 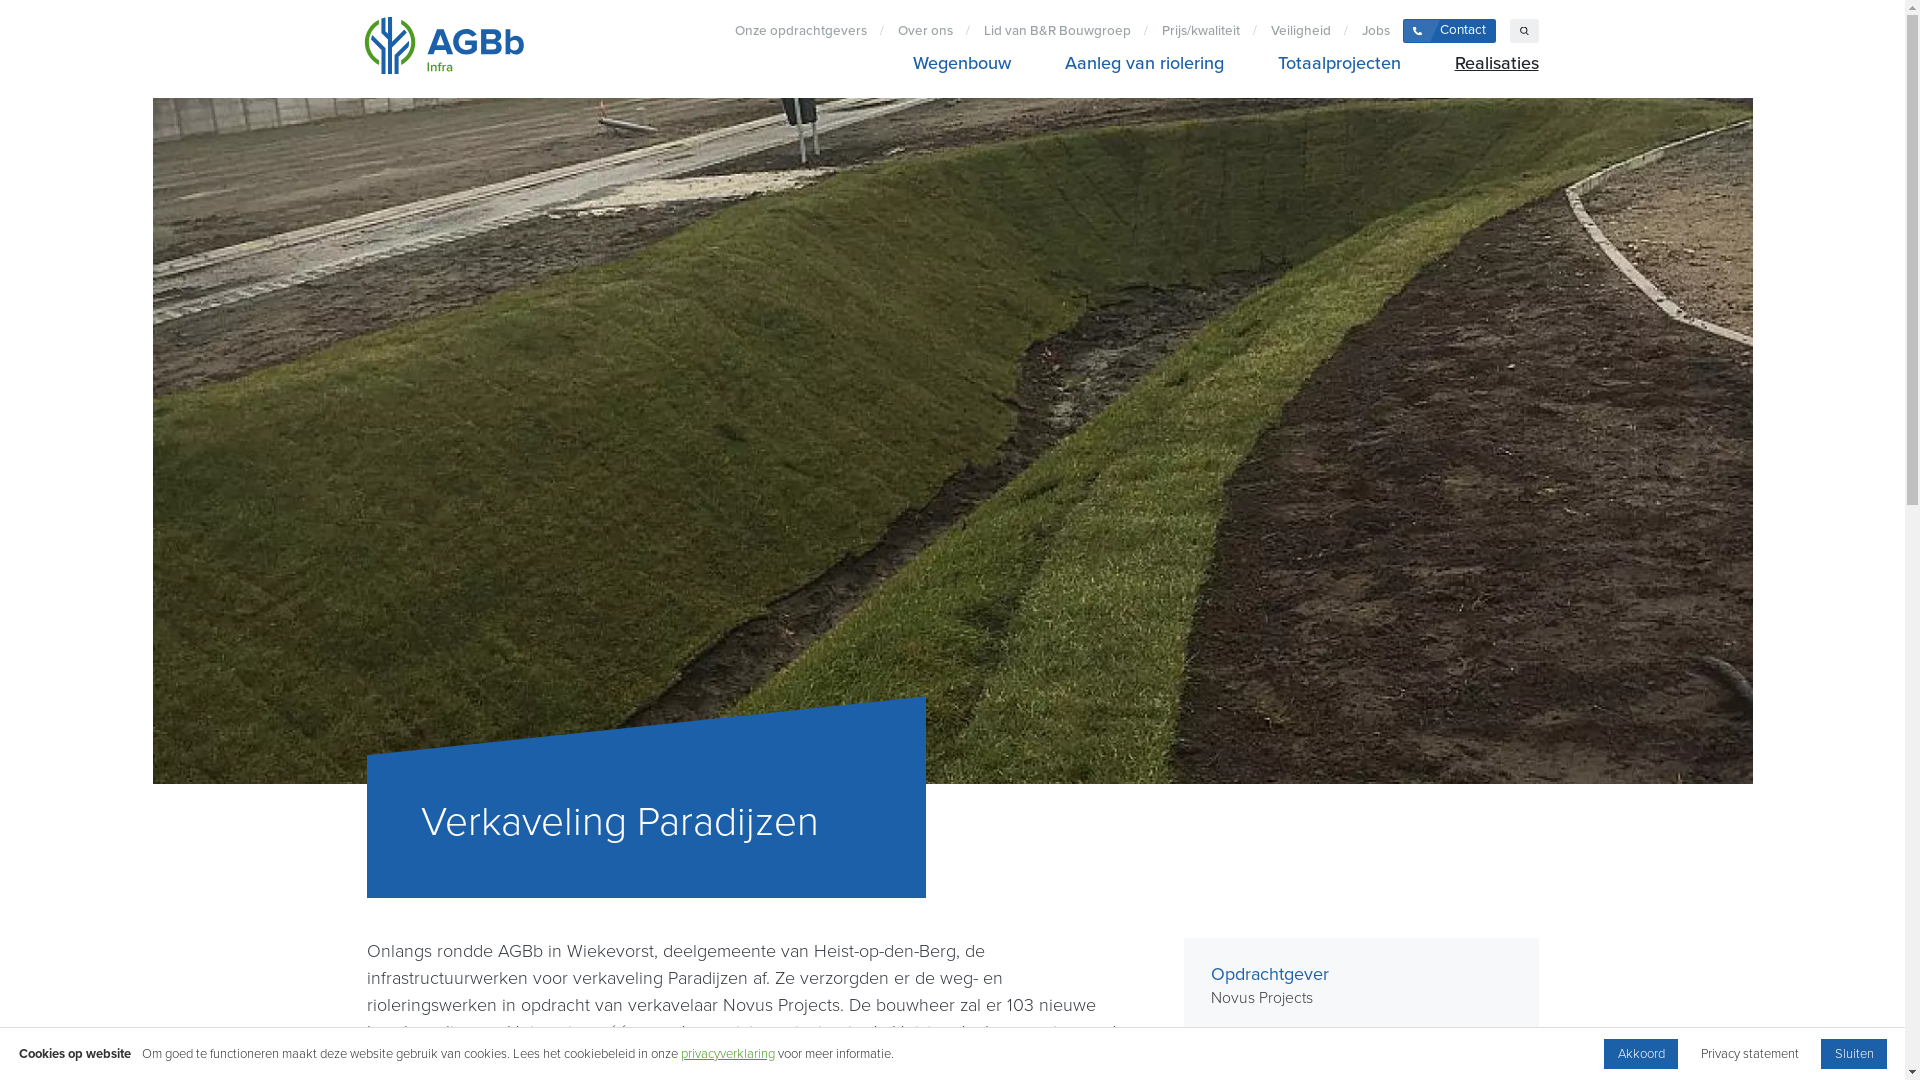 I want to click on 'Aanleg van riolering', so click(x=1143, y=62).